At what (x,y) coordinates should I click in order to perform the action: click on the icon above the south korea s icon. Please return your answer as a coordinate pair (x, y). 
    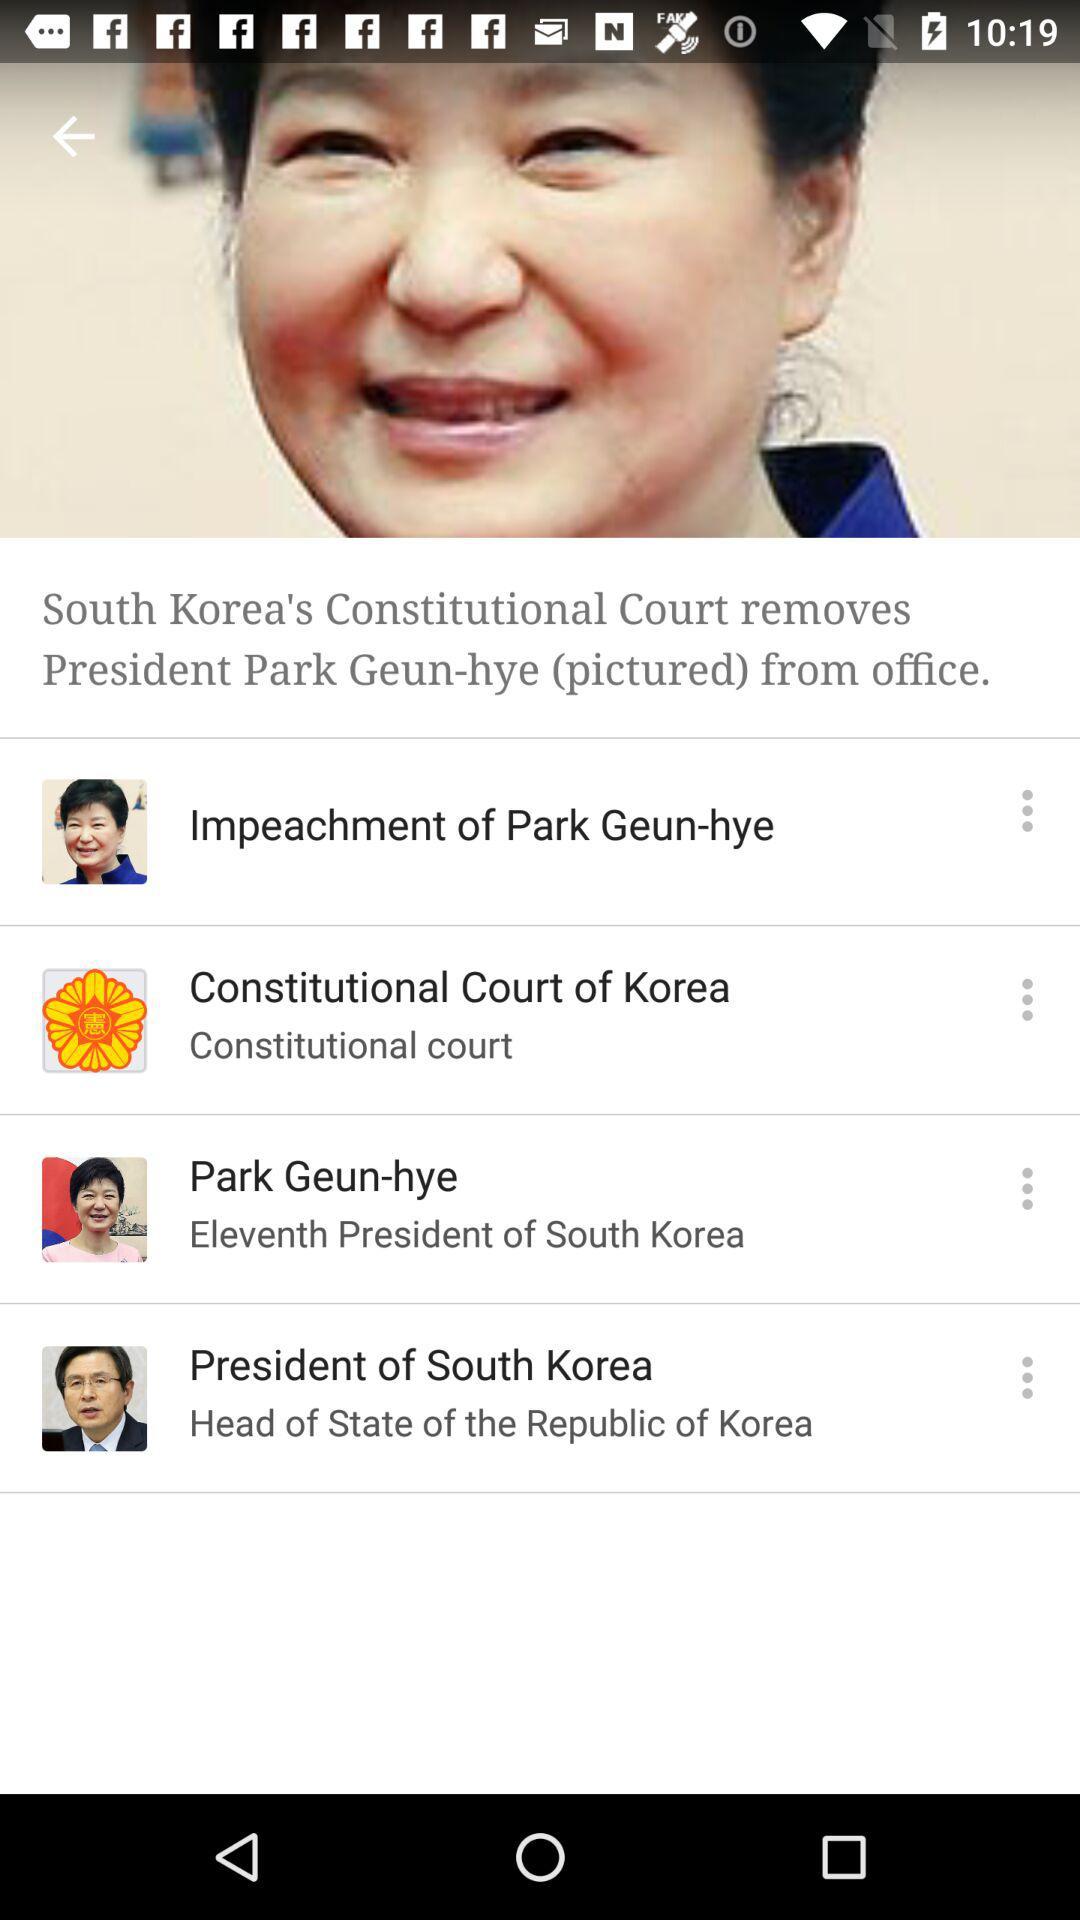
    Looking at the image, I should click on (72, 135).